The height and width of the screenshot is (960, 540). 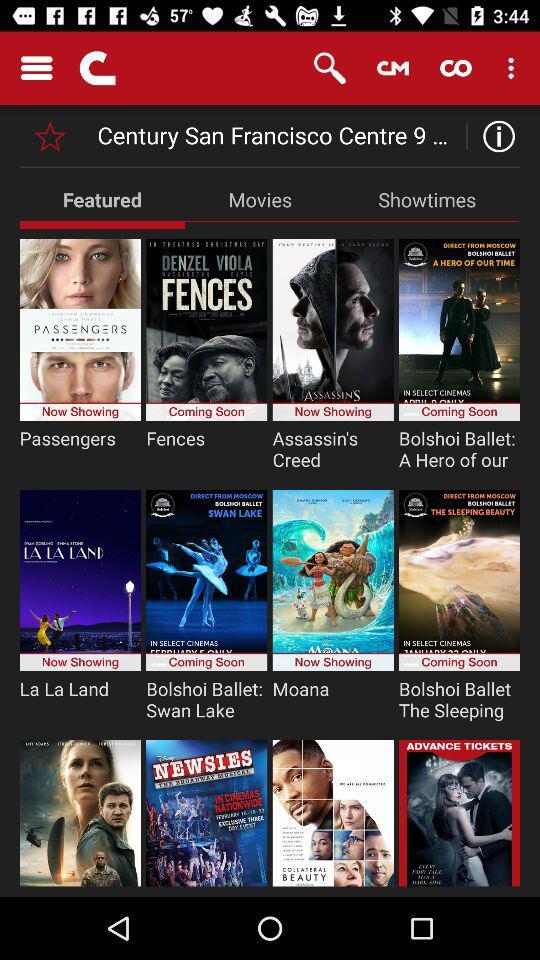 I want to click on the star icon, so click(x=50, y=135).